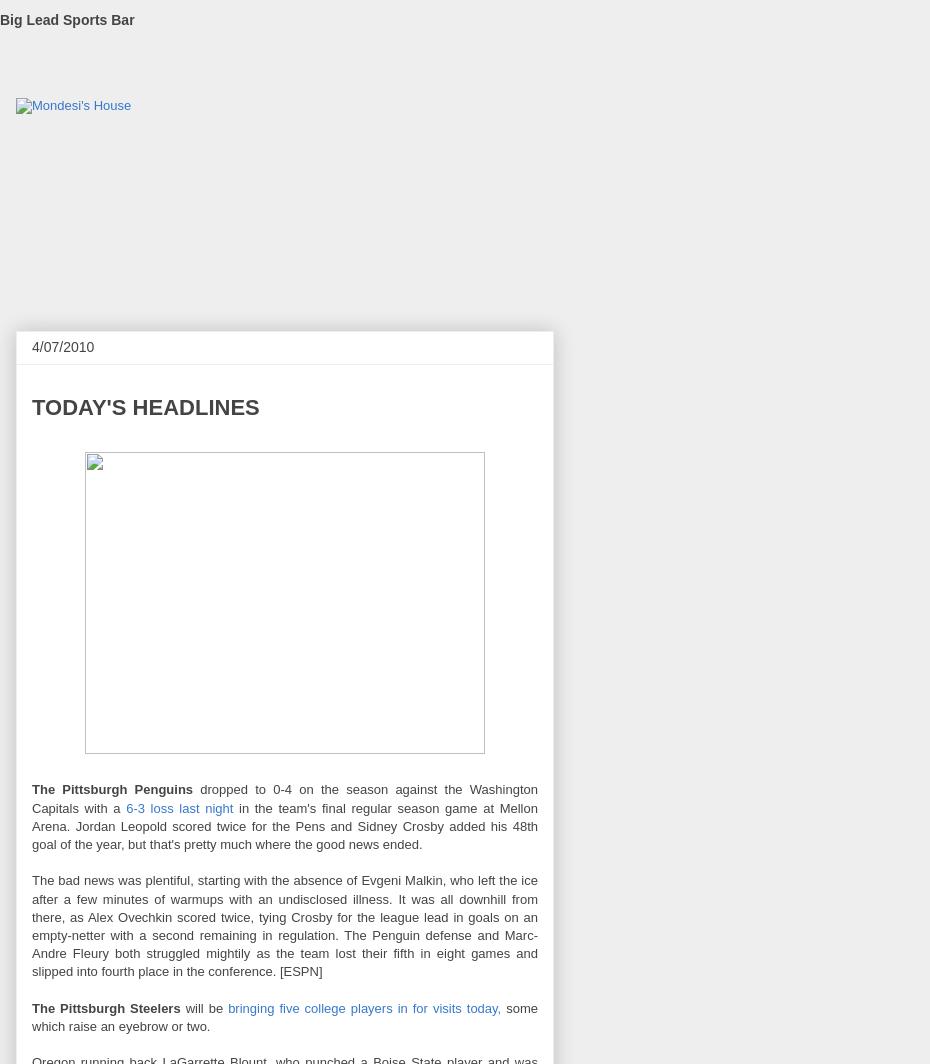 The image size is (930, 1064). I want to click on 'The bad news was plentiful, starting with the absence of Evgeni Malkin, who left the ice after a few minutes of warmups with an undisclosed illness. It was all downhill from there, as Alex Ovechkin scored twice, tying Crosby for the league lead in goals on an empty-netter with a second remaining in regulation. The Penguin defense and Marc-Andre Fleury both struggled mightily as the team lost their fifth in eight games and slipped into fourth  place in the conference. [ESPN]', so click(30, 925).